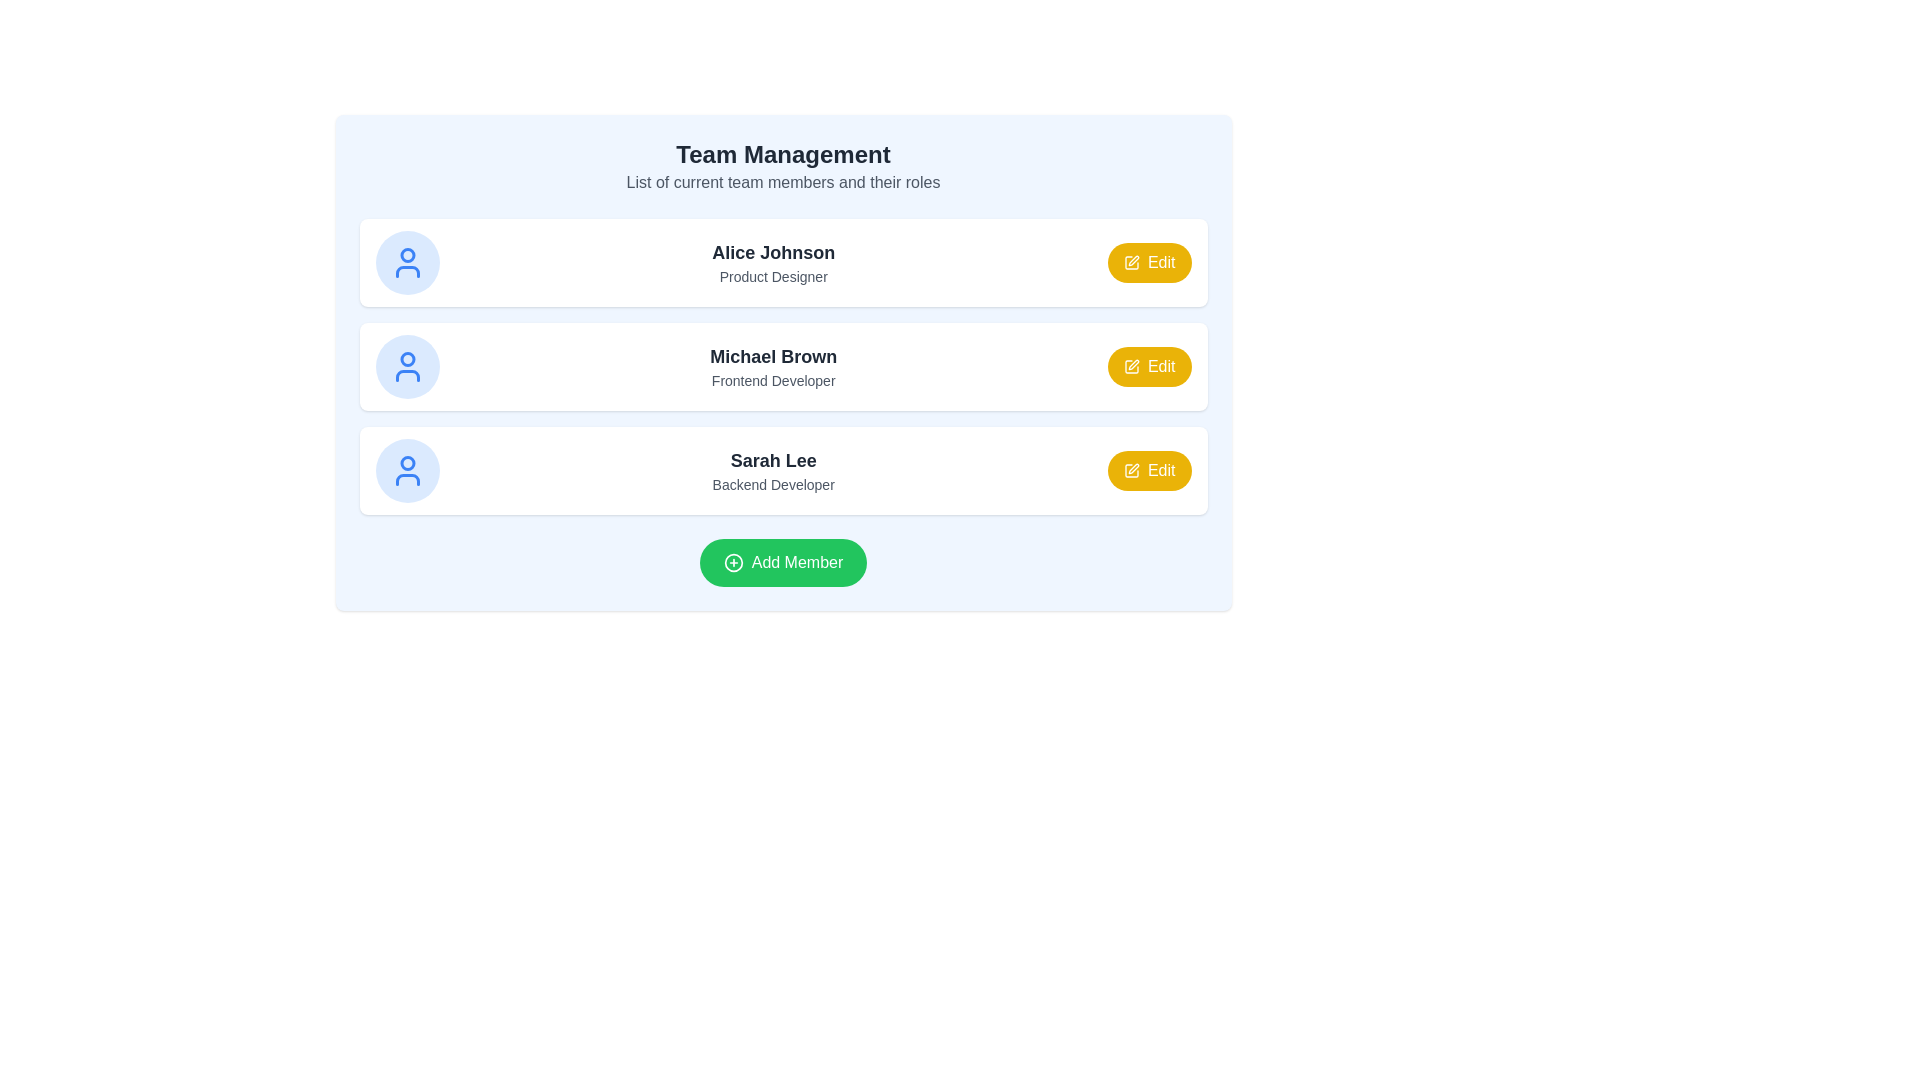  I want to click on the 'Edit' text label within the yellow edit button of the entry for 'Sarah Lee Backend Developer', so click(1161, 470).